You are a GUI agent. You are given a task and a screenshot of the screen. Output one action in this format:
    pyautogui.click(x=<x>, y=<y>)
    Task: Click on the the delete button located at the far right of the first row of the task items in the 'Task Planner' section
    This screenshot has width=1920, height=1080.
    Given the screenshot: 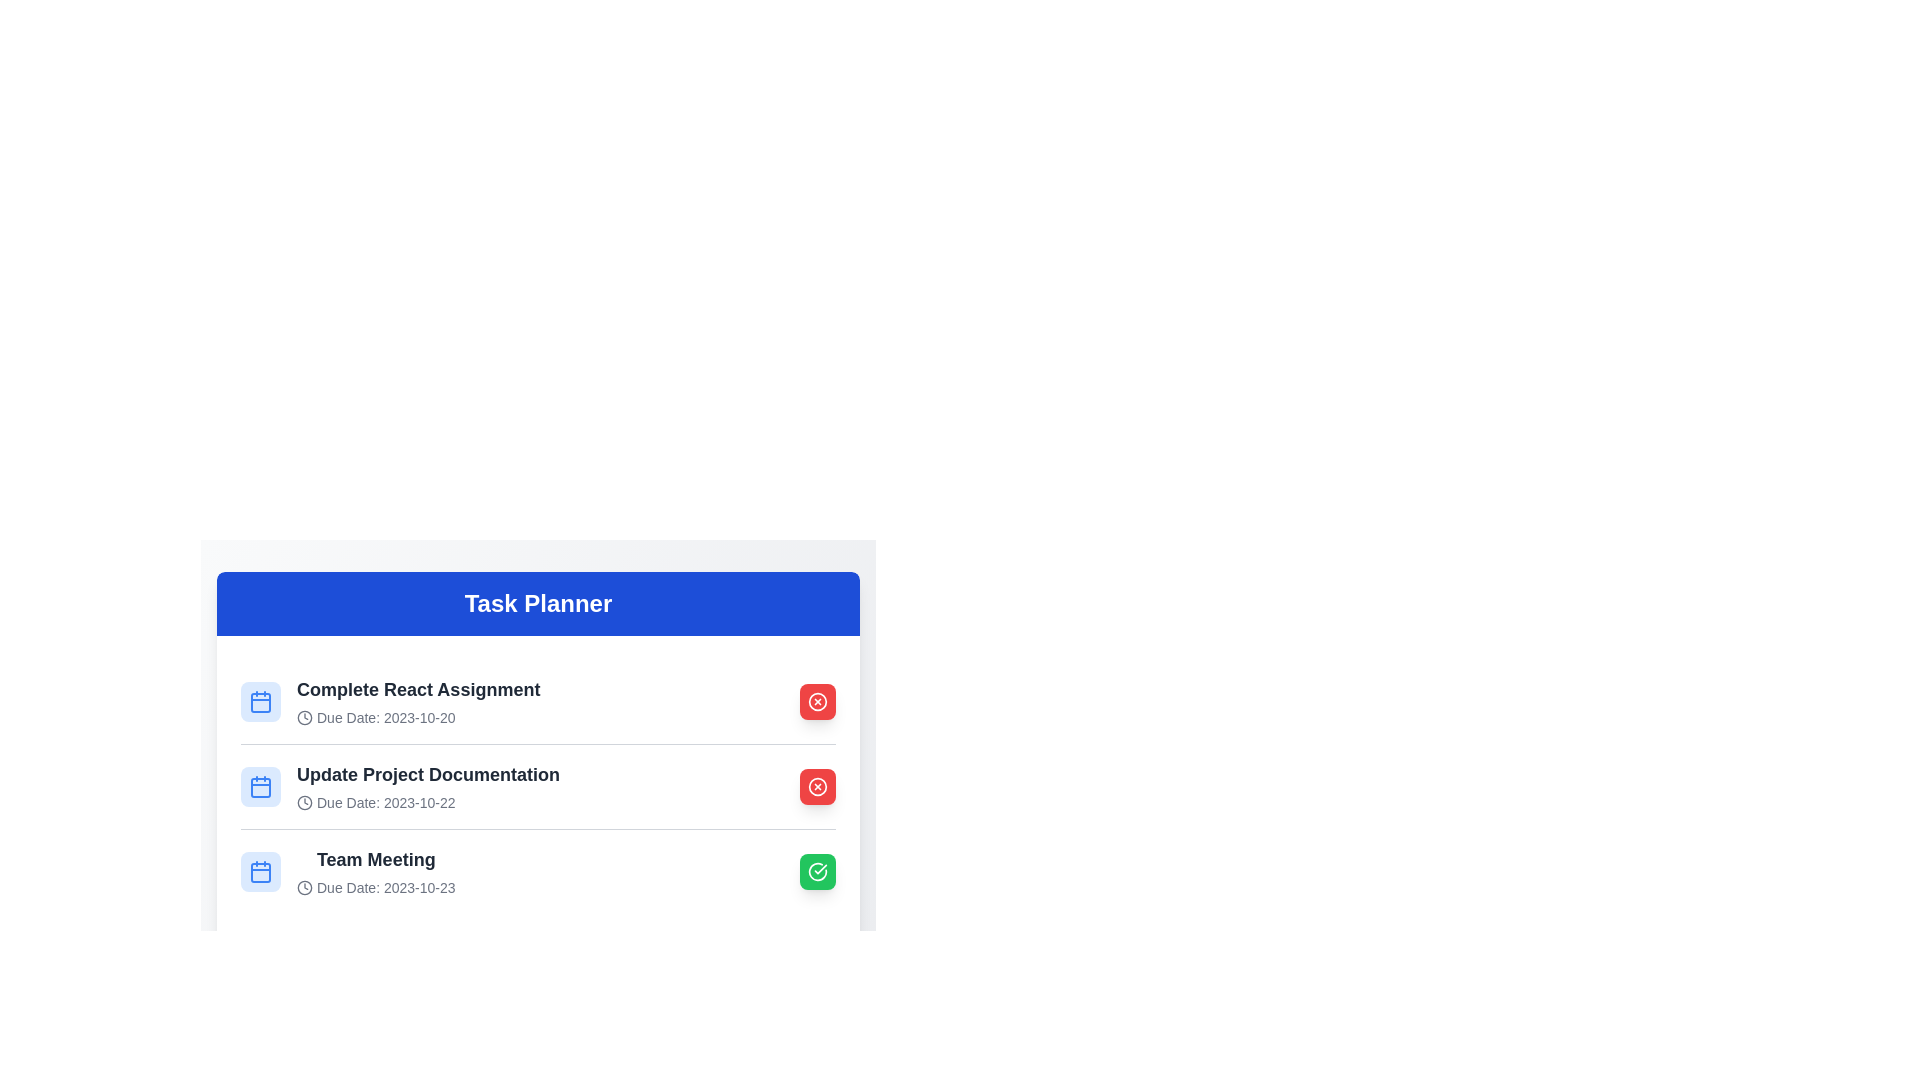 What is the action you would take?
    pyautogui.click(x=817, y=785)
    